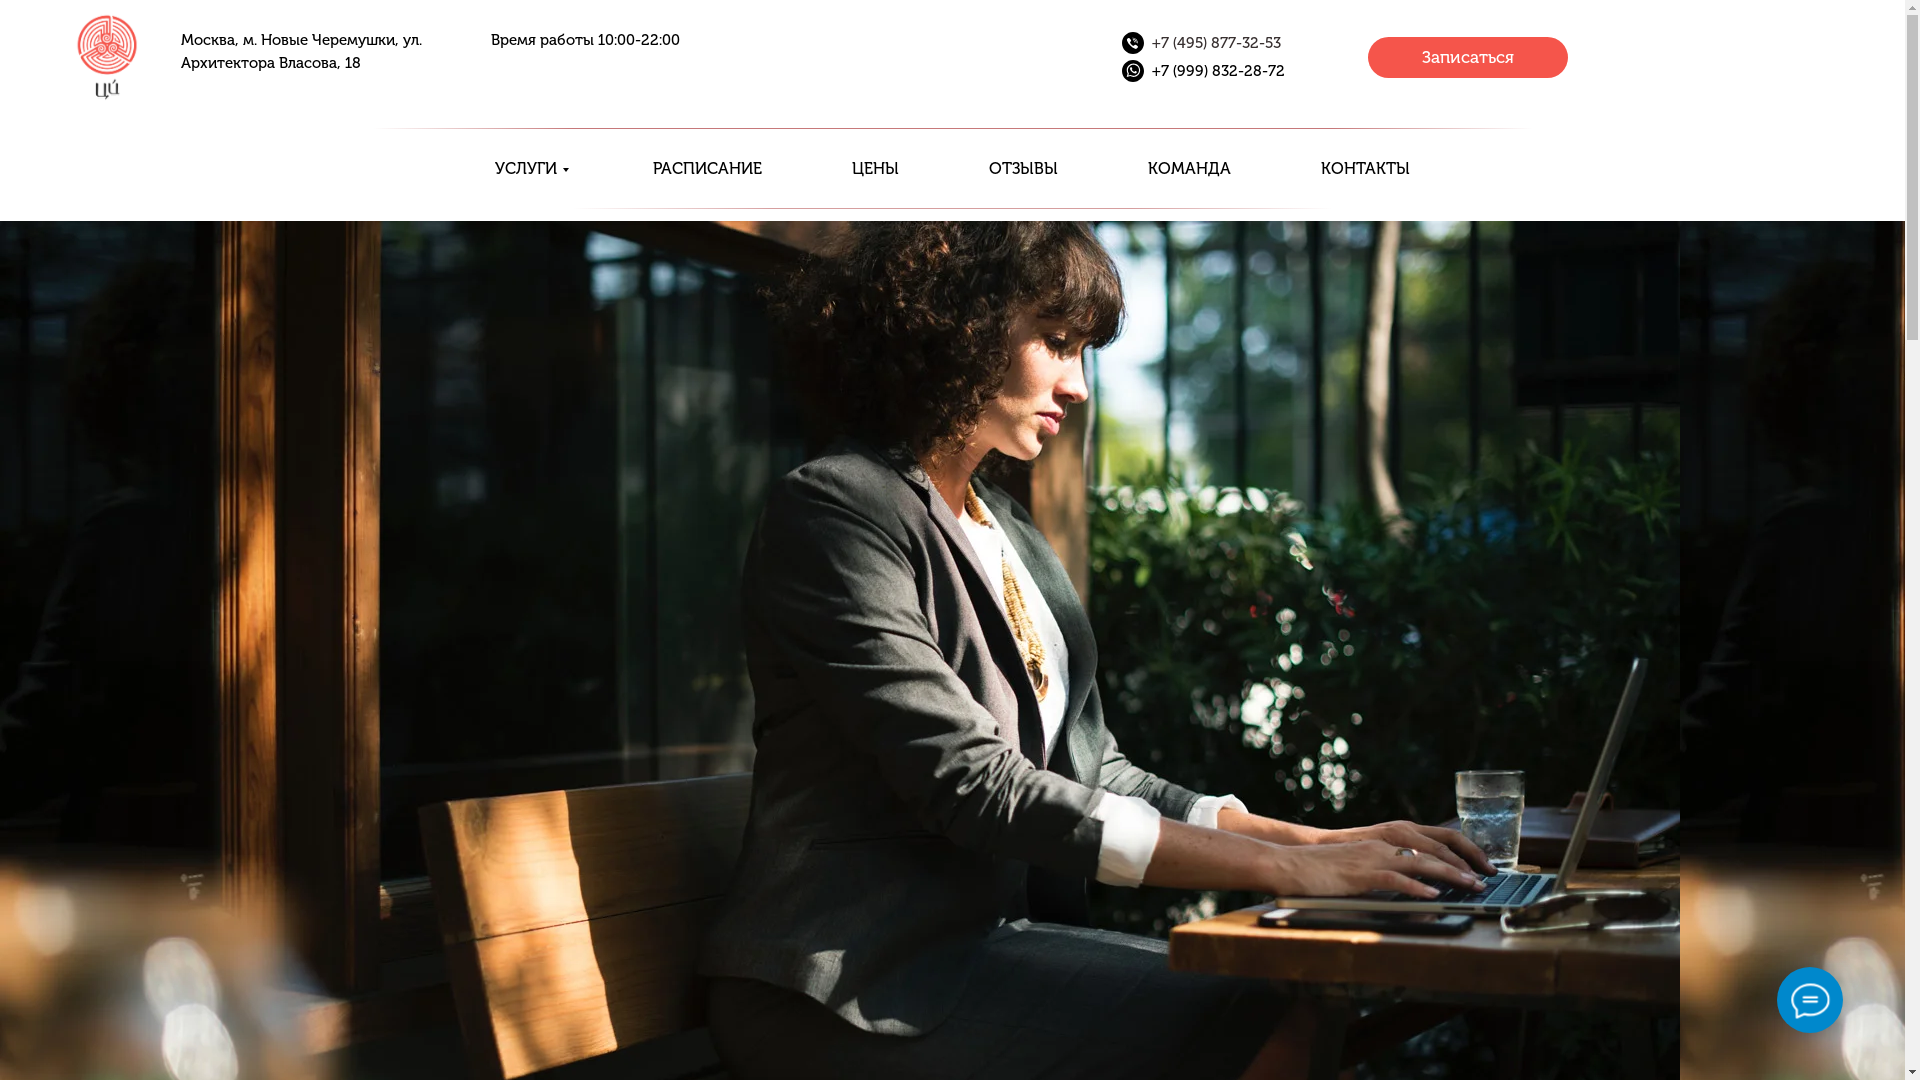  What do you see at coordinates (1152, 42) in the screenshot?
I see `'+7 (495) 877-32-53'` at bounding box center [1152, 42].